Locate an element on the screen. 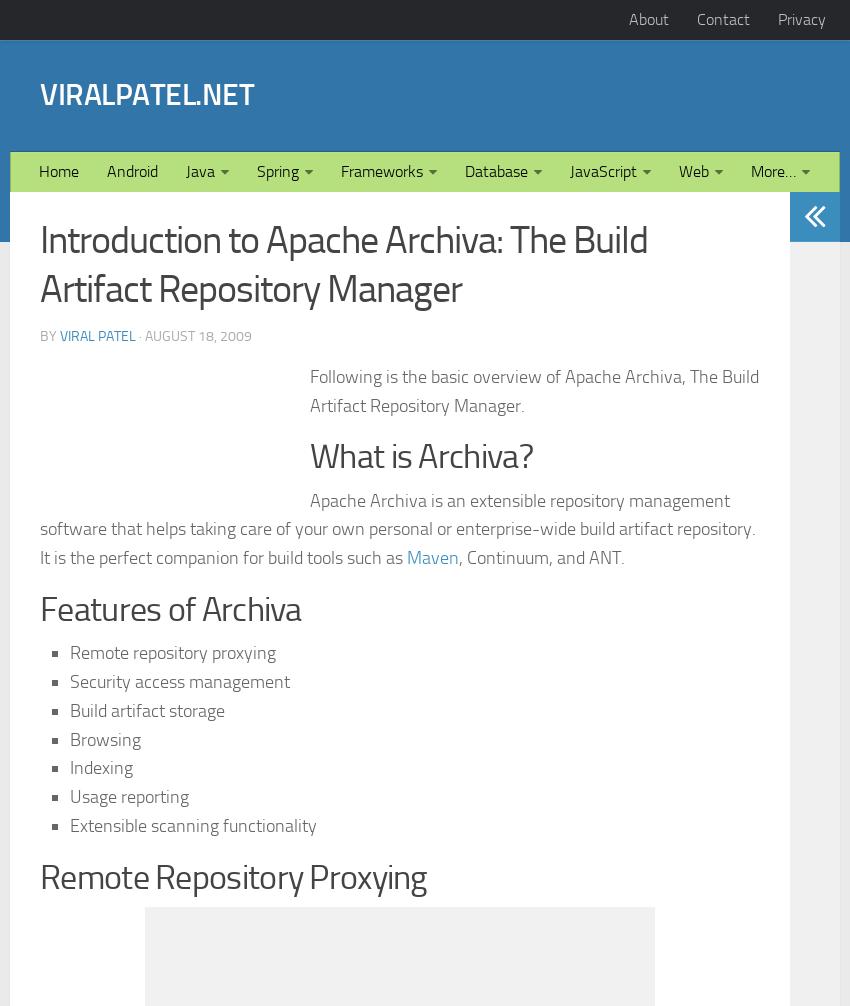 This screenshot has height=1006, width=850. ', Continuum, and ANT.' is located at coordinates (458, 836).